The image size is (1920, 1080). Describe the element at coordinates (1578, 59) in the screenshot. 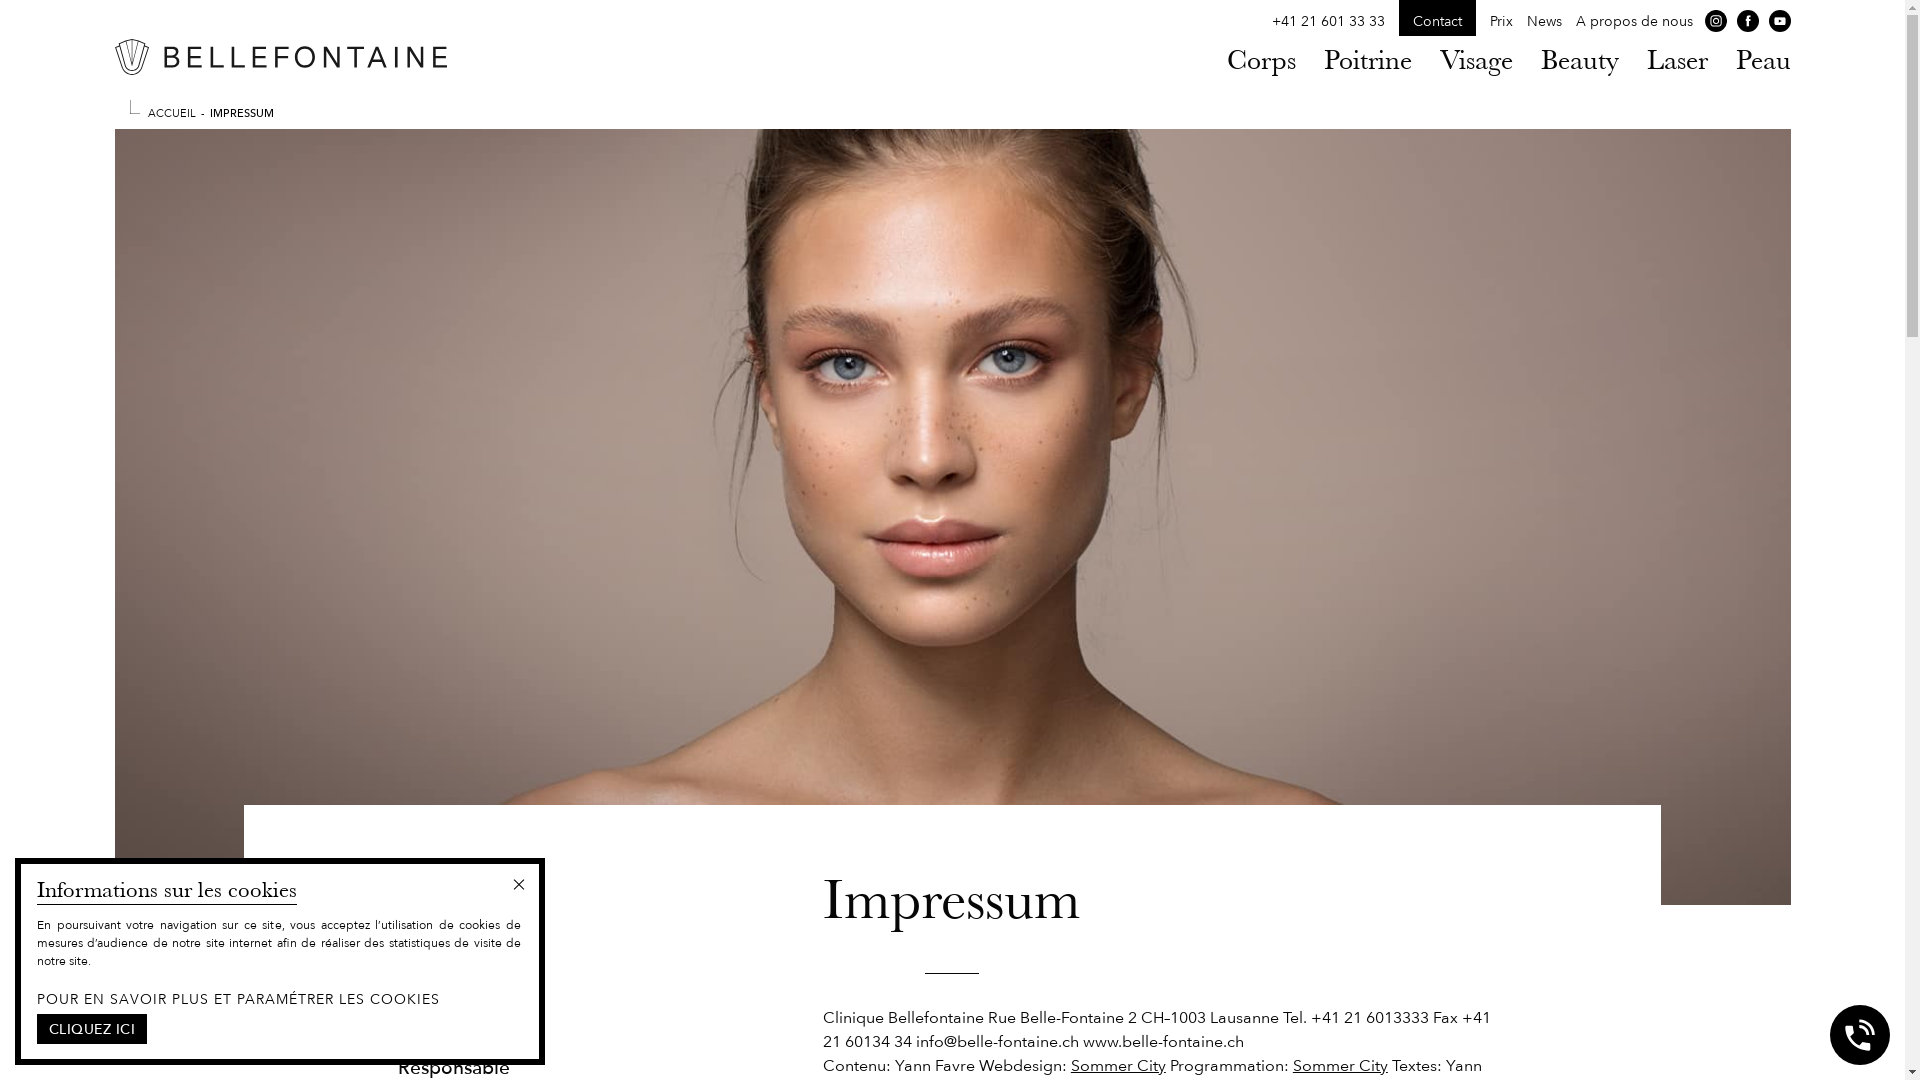

I see `'Beauty'` at that location.